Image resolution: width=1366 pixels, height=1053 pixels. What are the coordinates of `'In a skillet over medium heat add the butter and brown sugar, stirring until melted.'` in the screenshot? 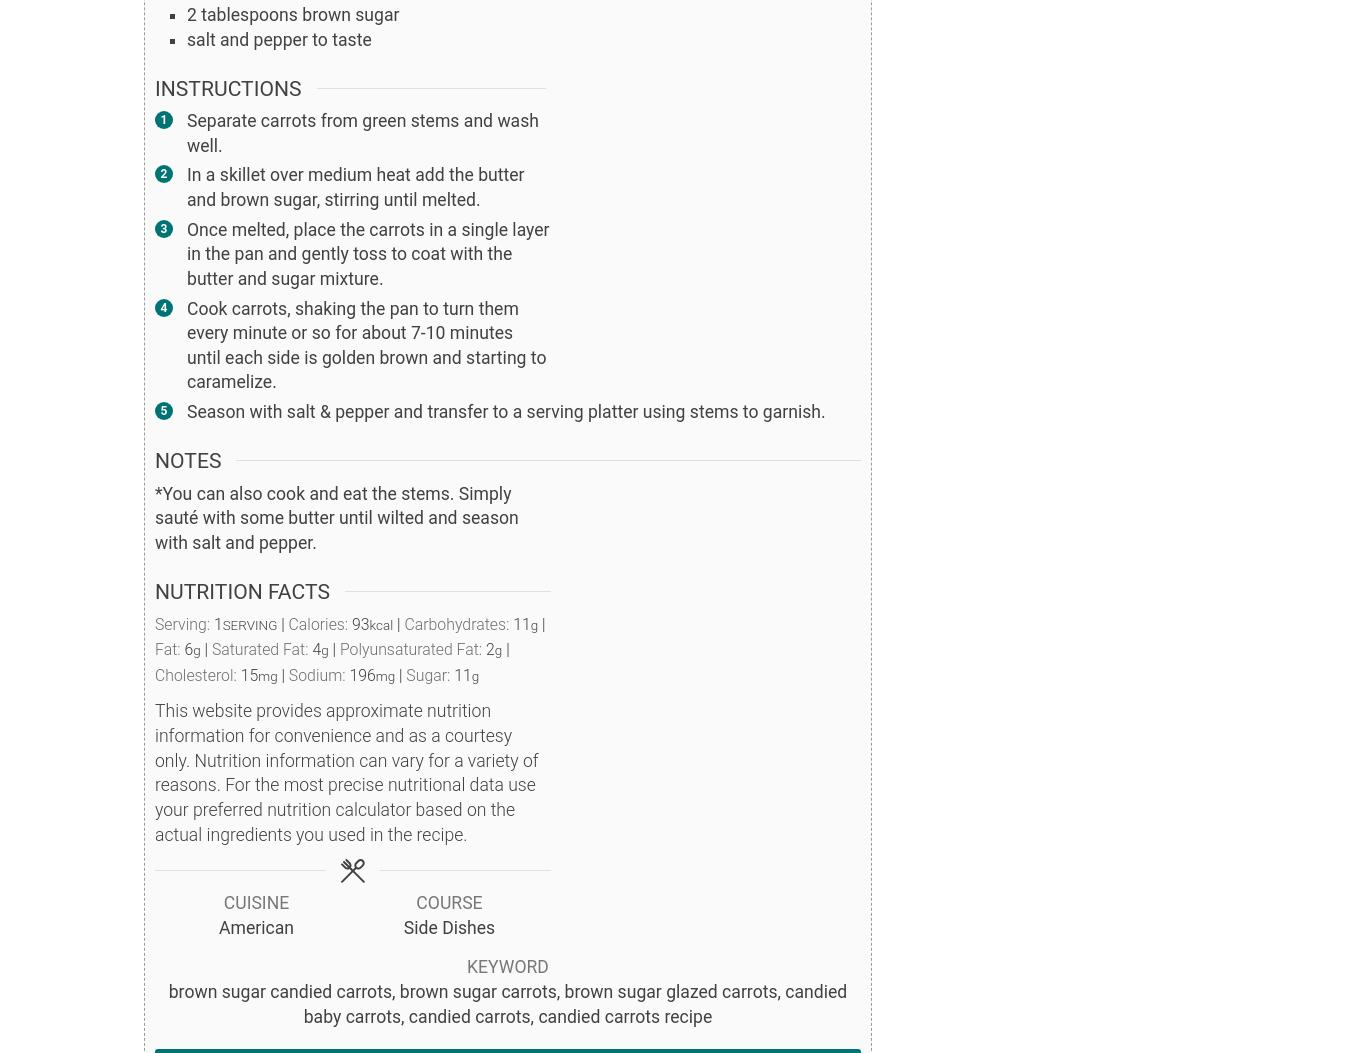 It's located at (186, 186).